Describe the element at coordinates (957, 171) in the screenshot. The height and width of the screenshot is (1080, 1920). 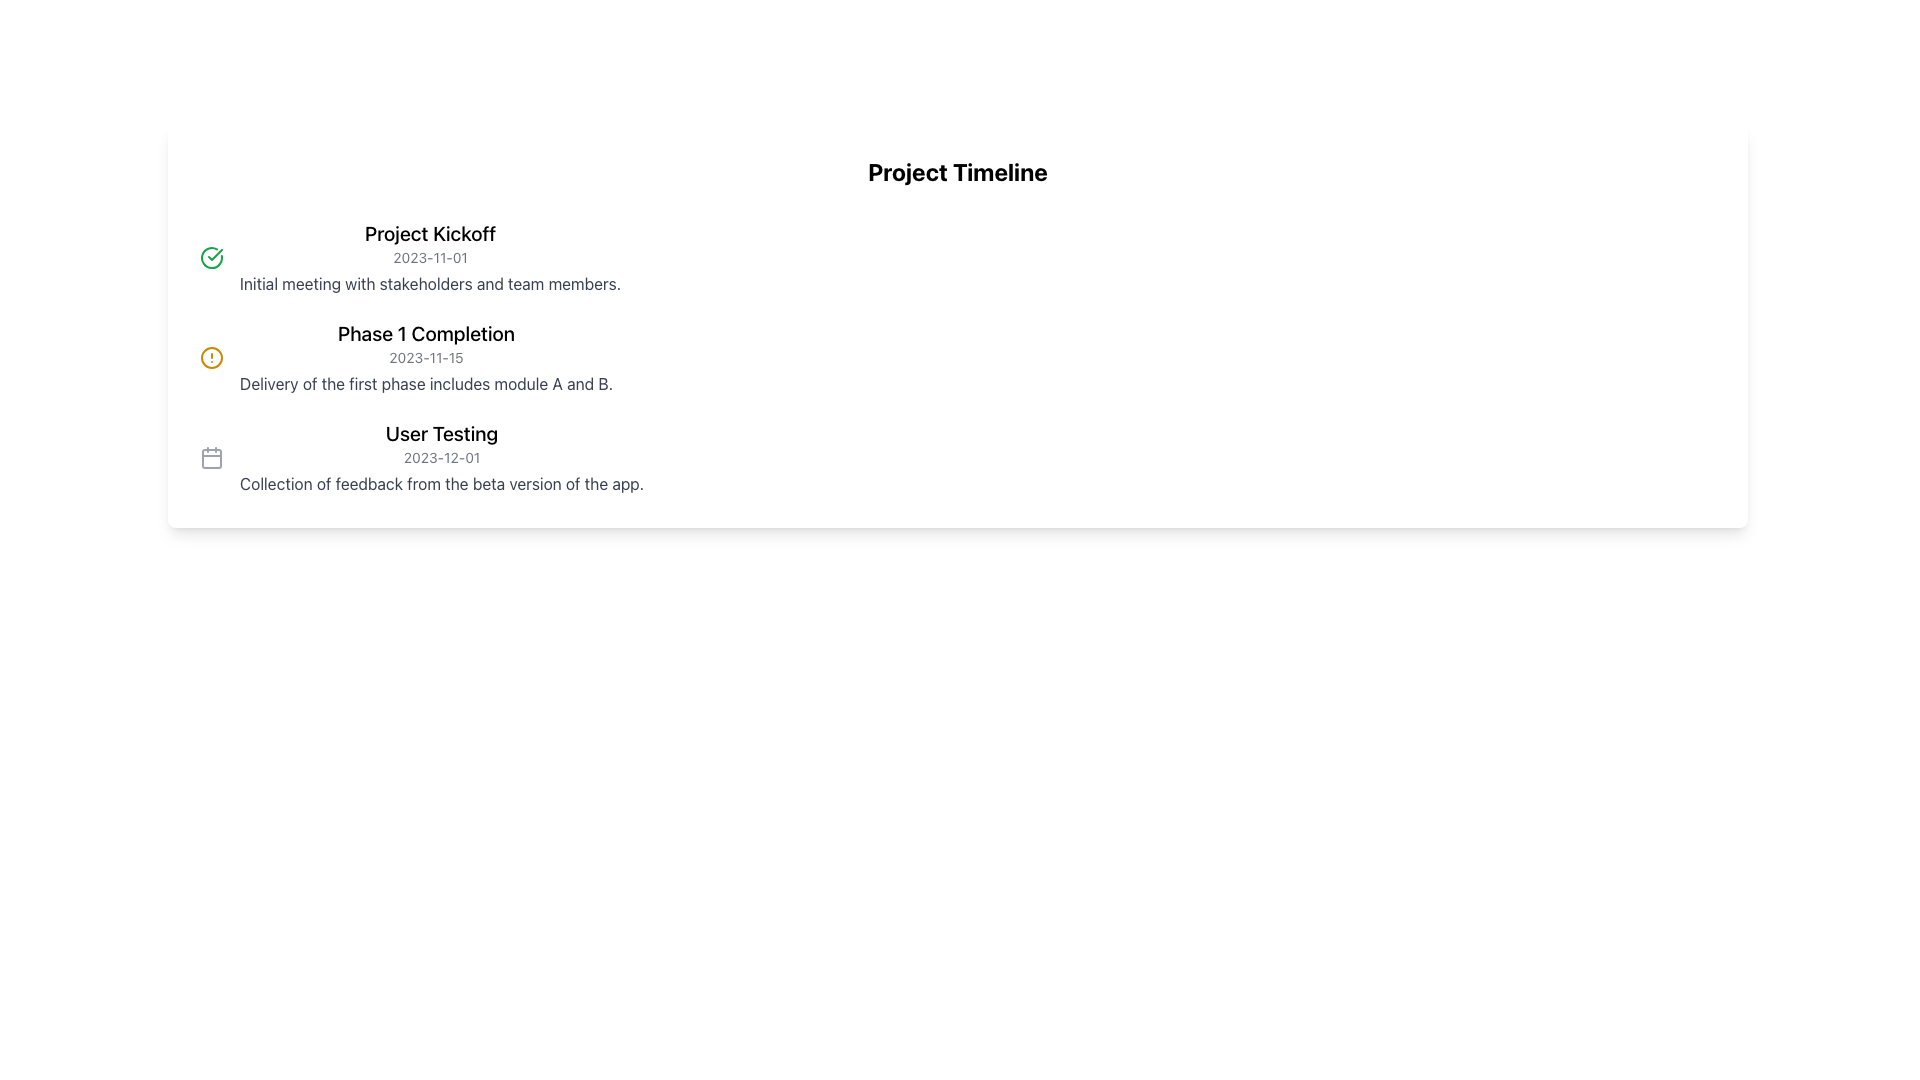
I see `text content of the bold heading that says 'Project Timeline', which is prominently displayed at the top of a section with a white background and rounded corners` at that location.